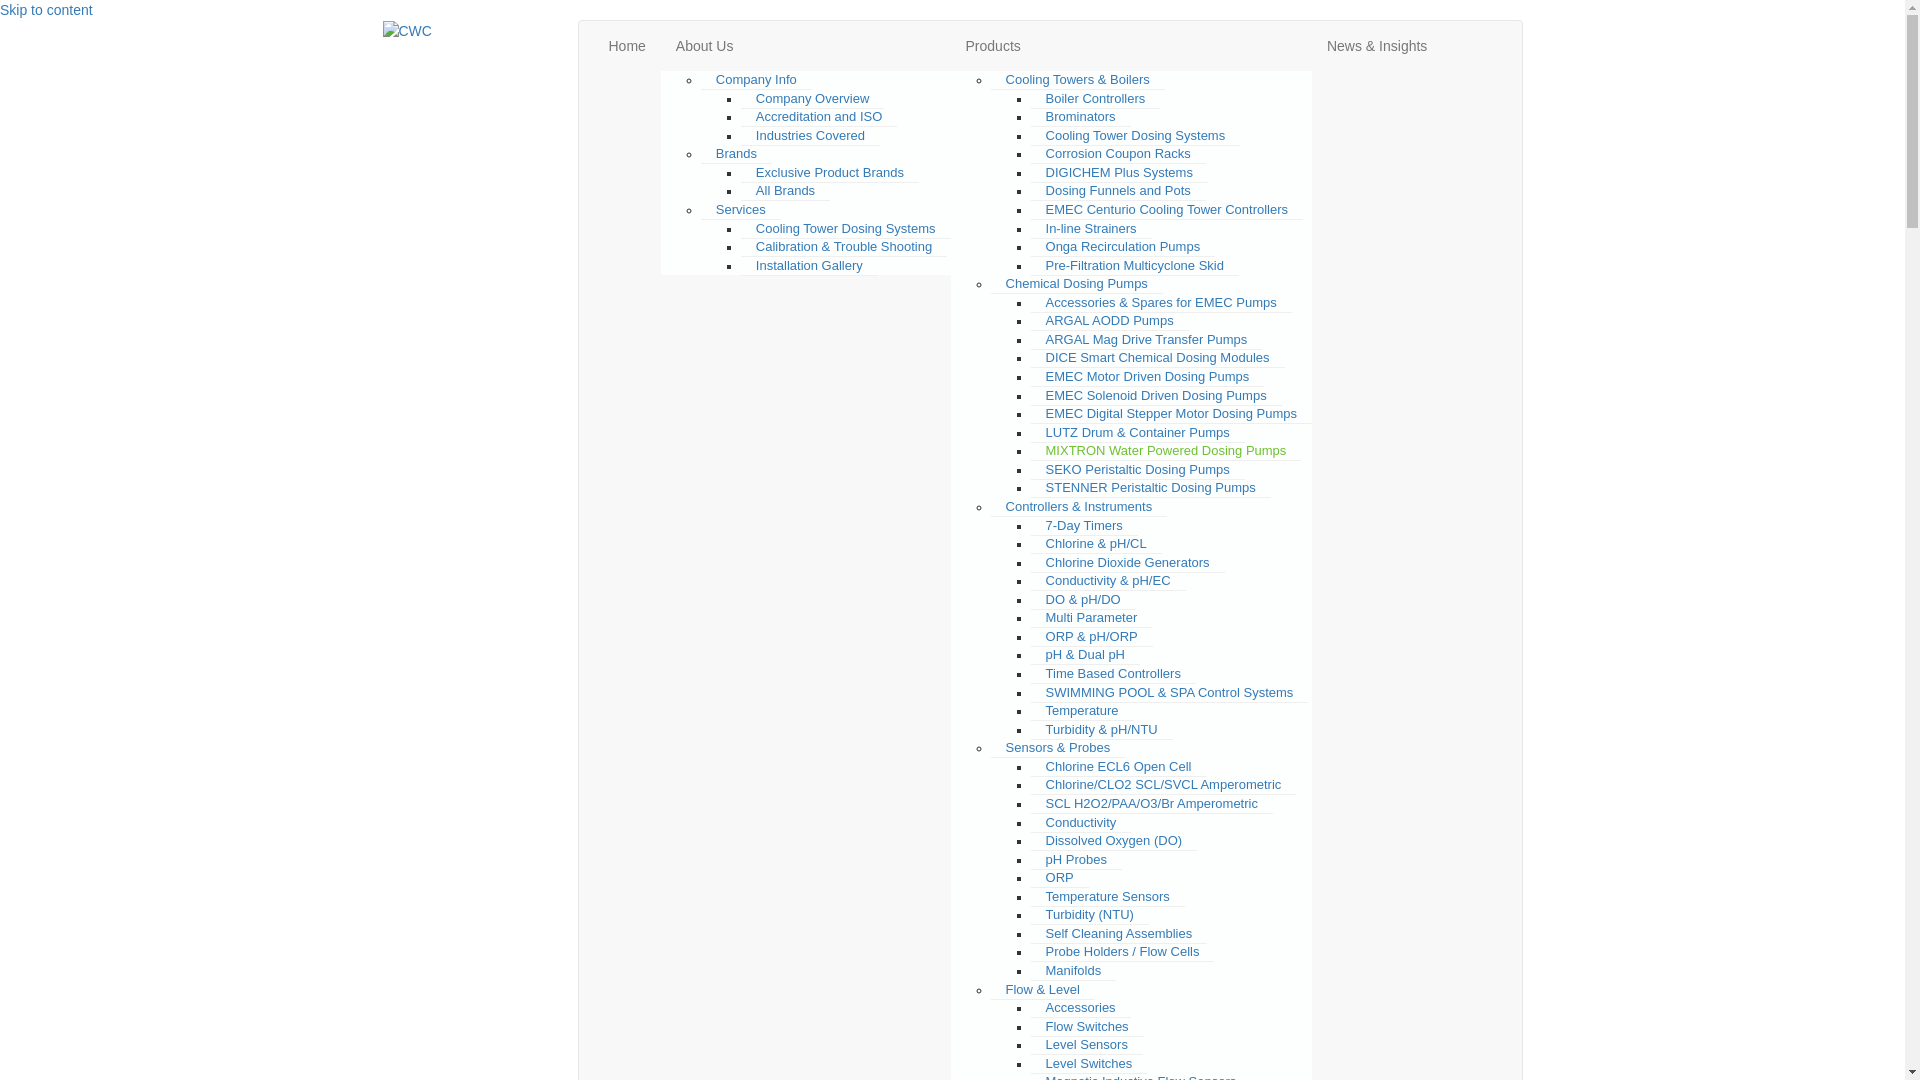  What do you see at coordinates (1170, 692) in the screenshot?
I see `'SWIMMING POOL & SPA Control Systems'` at bounding box center [1170, 692].